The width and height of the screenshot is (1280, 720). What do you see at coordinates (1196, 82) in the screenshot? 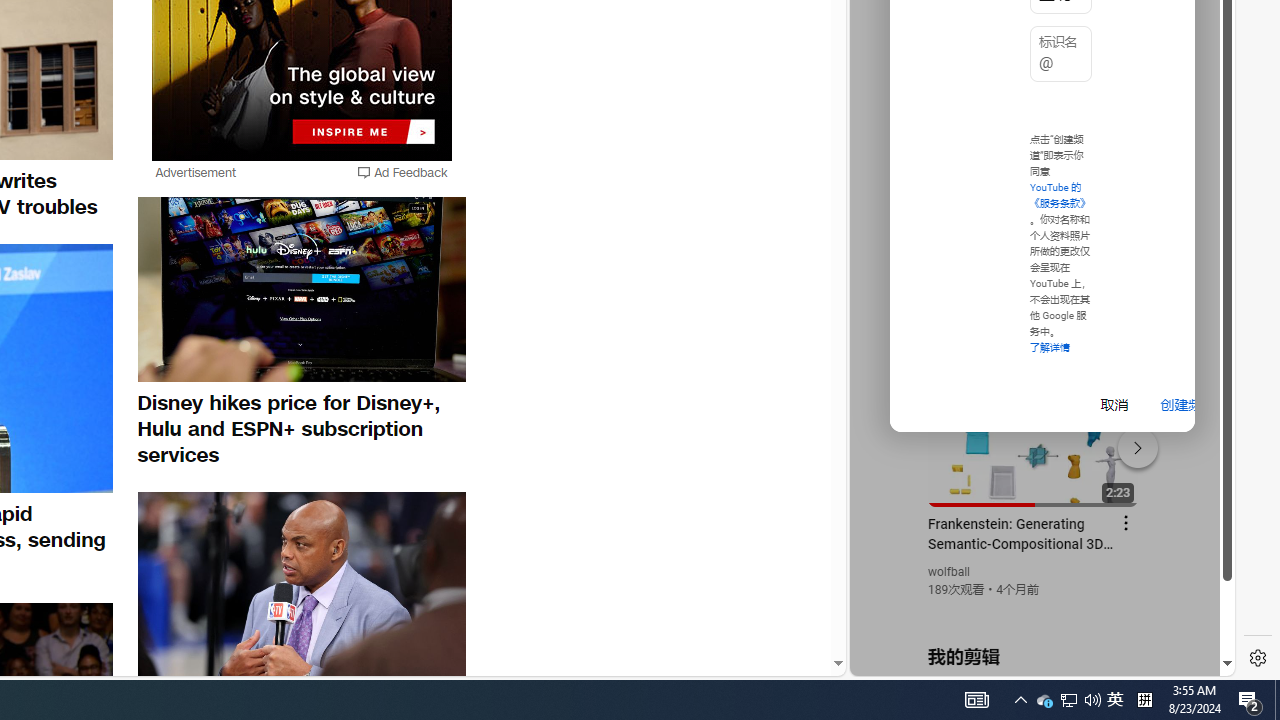
I see `'Click to scroll right'` at bounding box center [1196, 82].